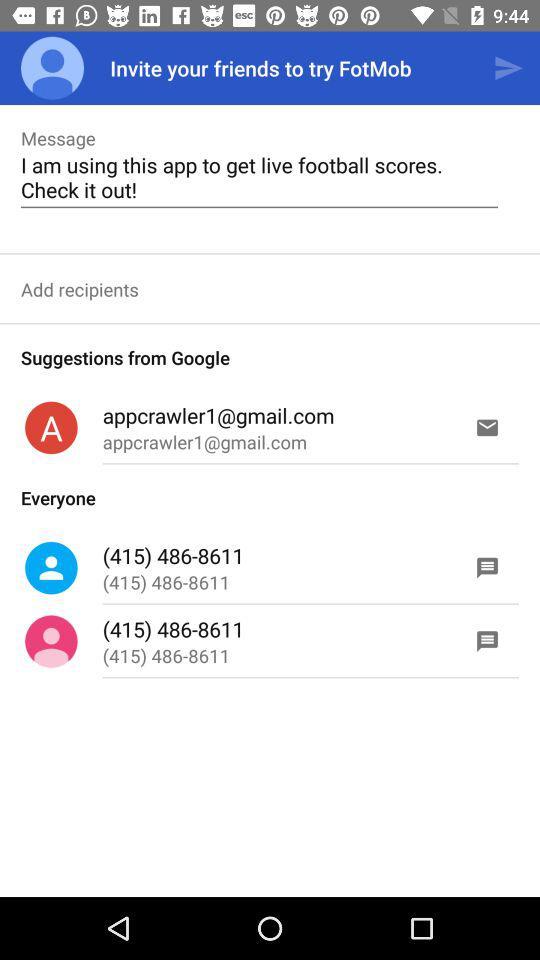 This screenshot has width=540, height=960. What do you see at coordinates (52, 68) in the screenshot?
I see `item above the message item` at bounding box center [52, 68].